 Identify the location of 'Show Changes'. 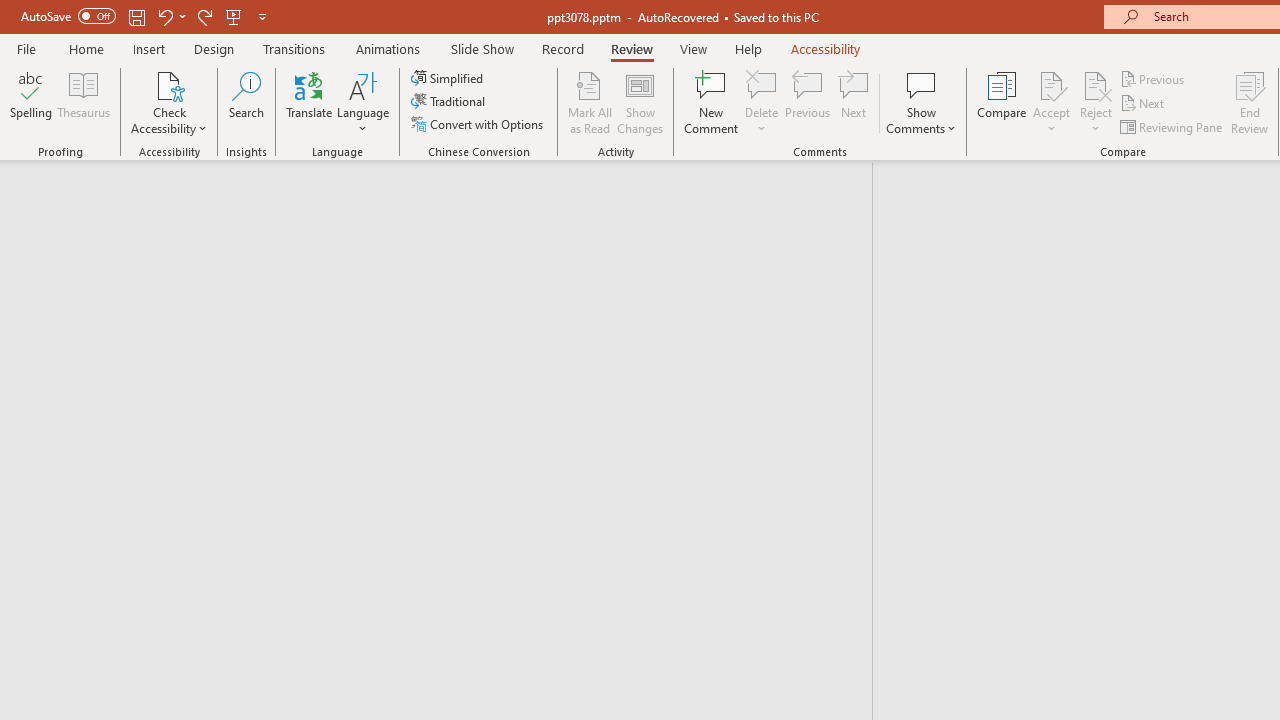
(640, 103).